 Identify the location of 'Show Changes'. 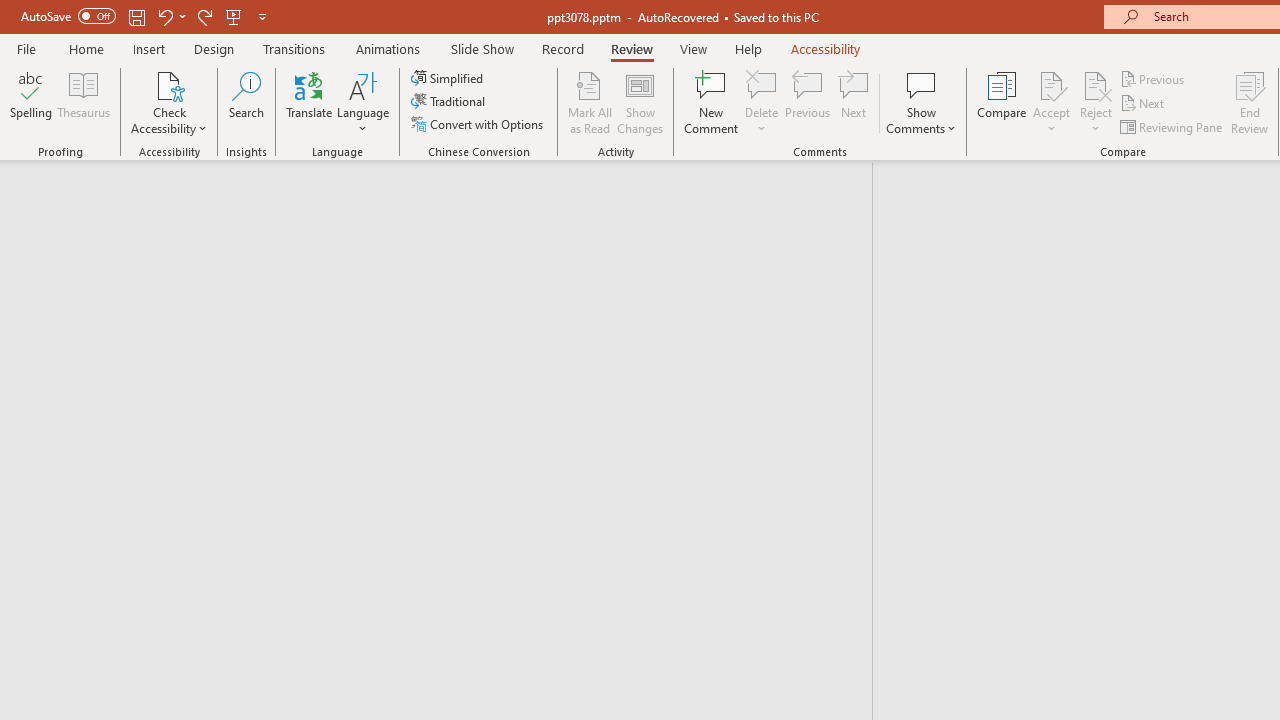
(640, 103).